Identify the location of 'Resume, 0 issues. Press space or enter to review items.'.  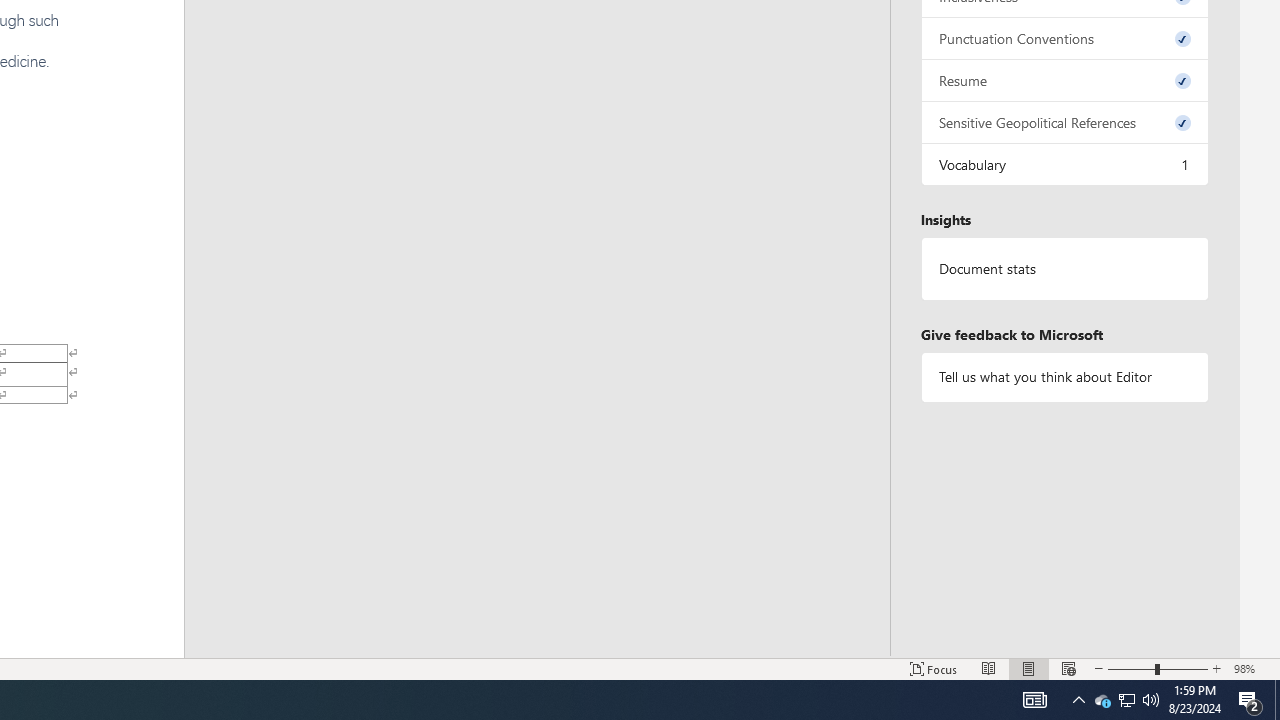
(1063, 79).